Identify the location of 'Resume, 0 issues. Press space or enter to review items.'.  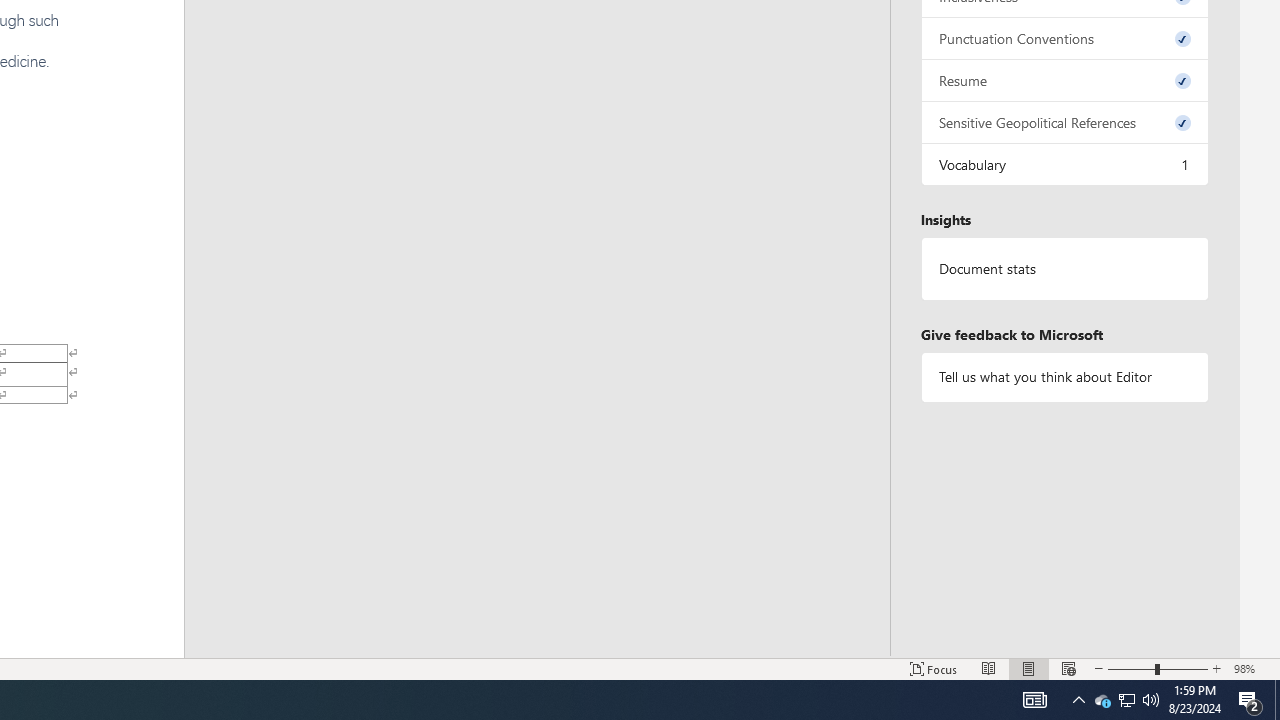
(1063, 79).